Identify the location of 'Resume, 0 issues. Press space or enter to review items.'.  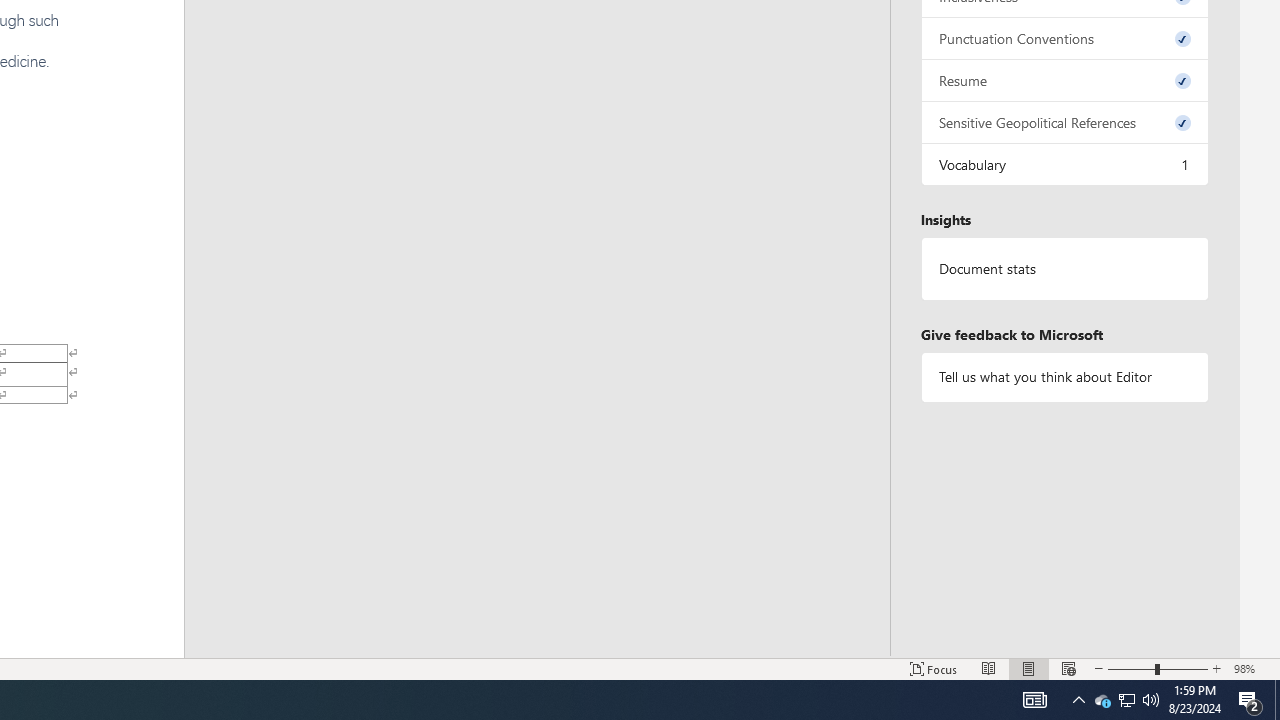
(1063, 79).